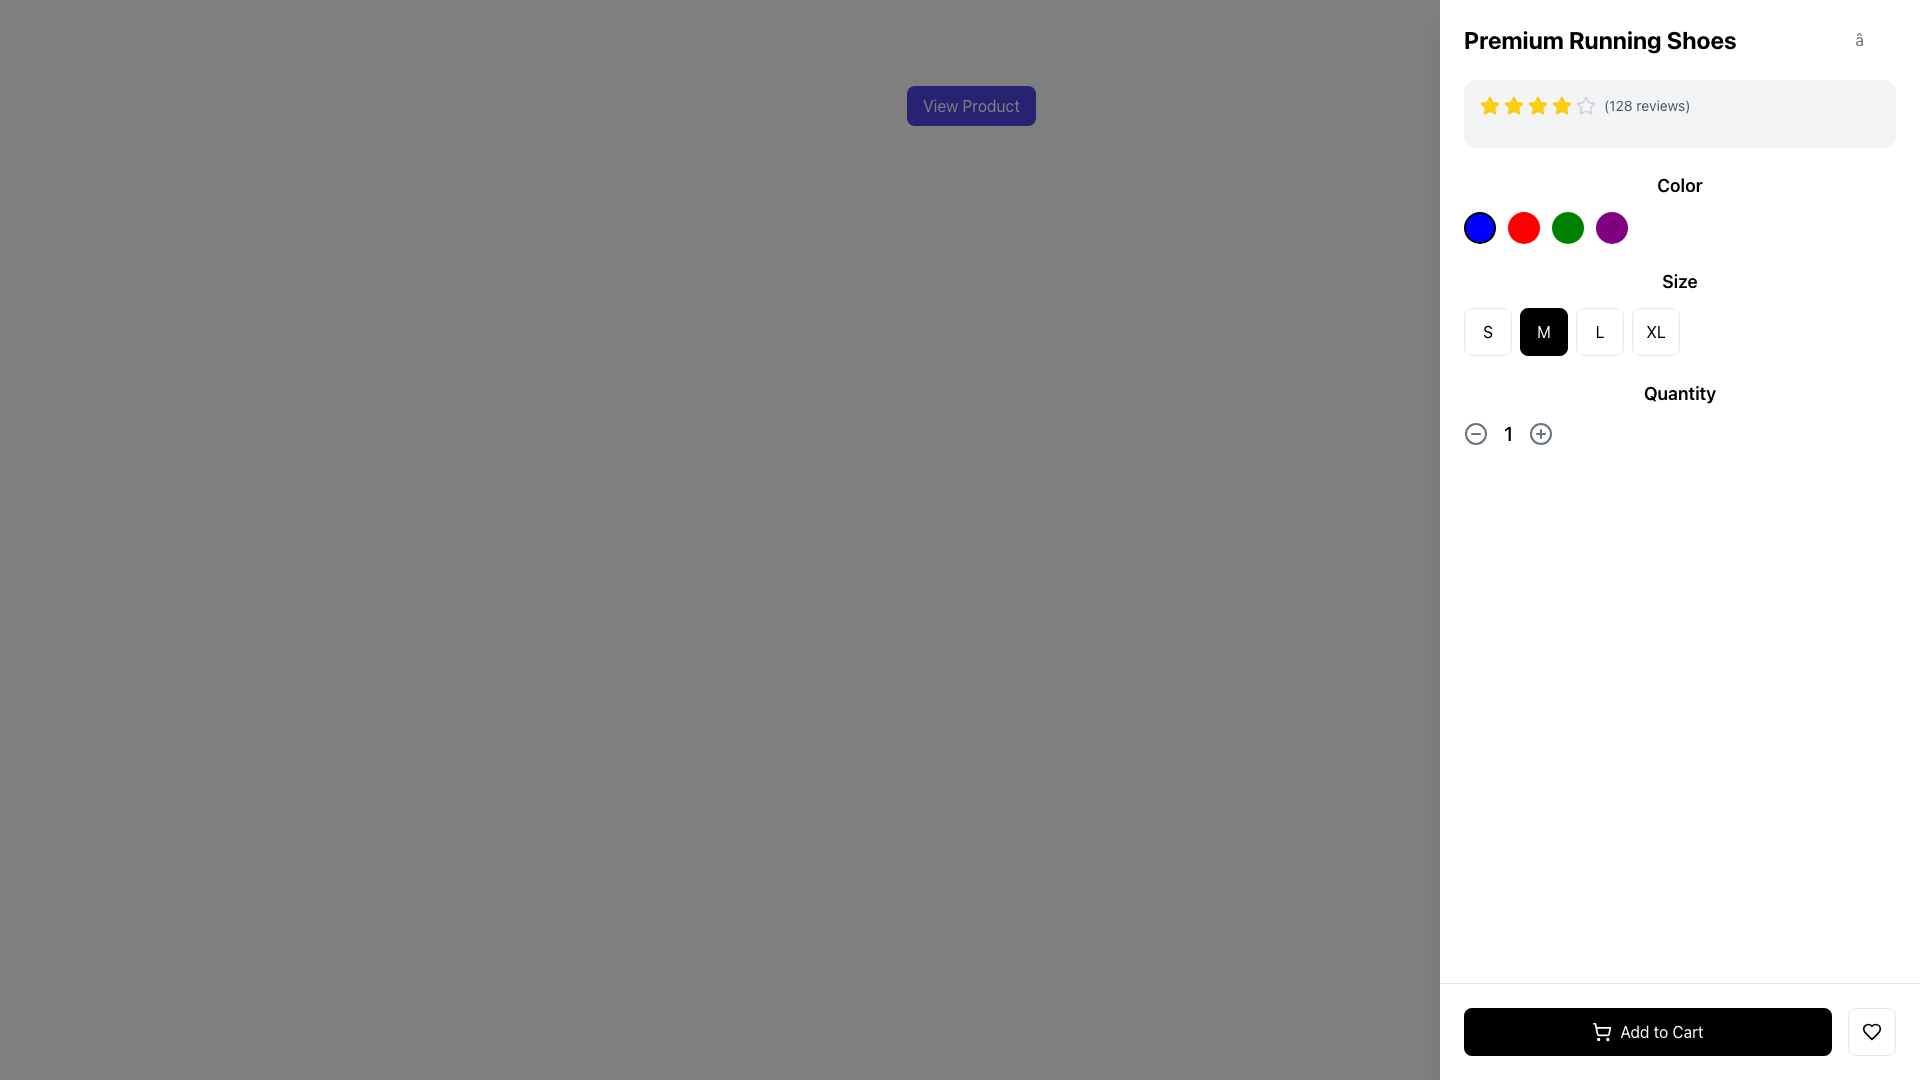 The height and width of the screenshot is (1080, 1920). What do you see at coordinates (1680, 105) in the screenshot?
I see `the text '(128 reviews)' in the rating display below the heading 'Premium Running Shoes' to possibly see additional info` at bounding box center [1680, 105].